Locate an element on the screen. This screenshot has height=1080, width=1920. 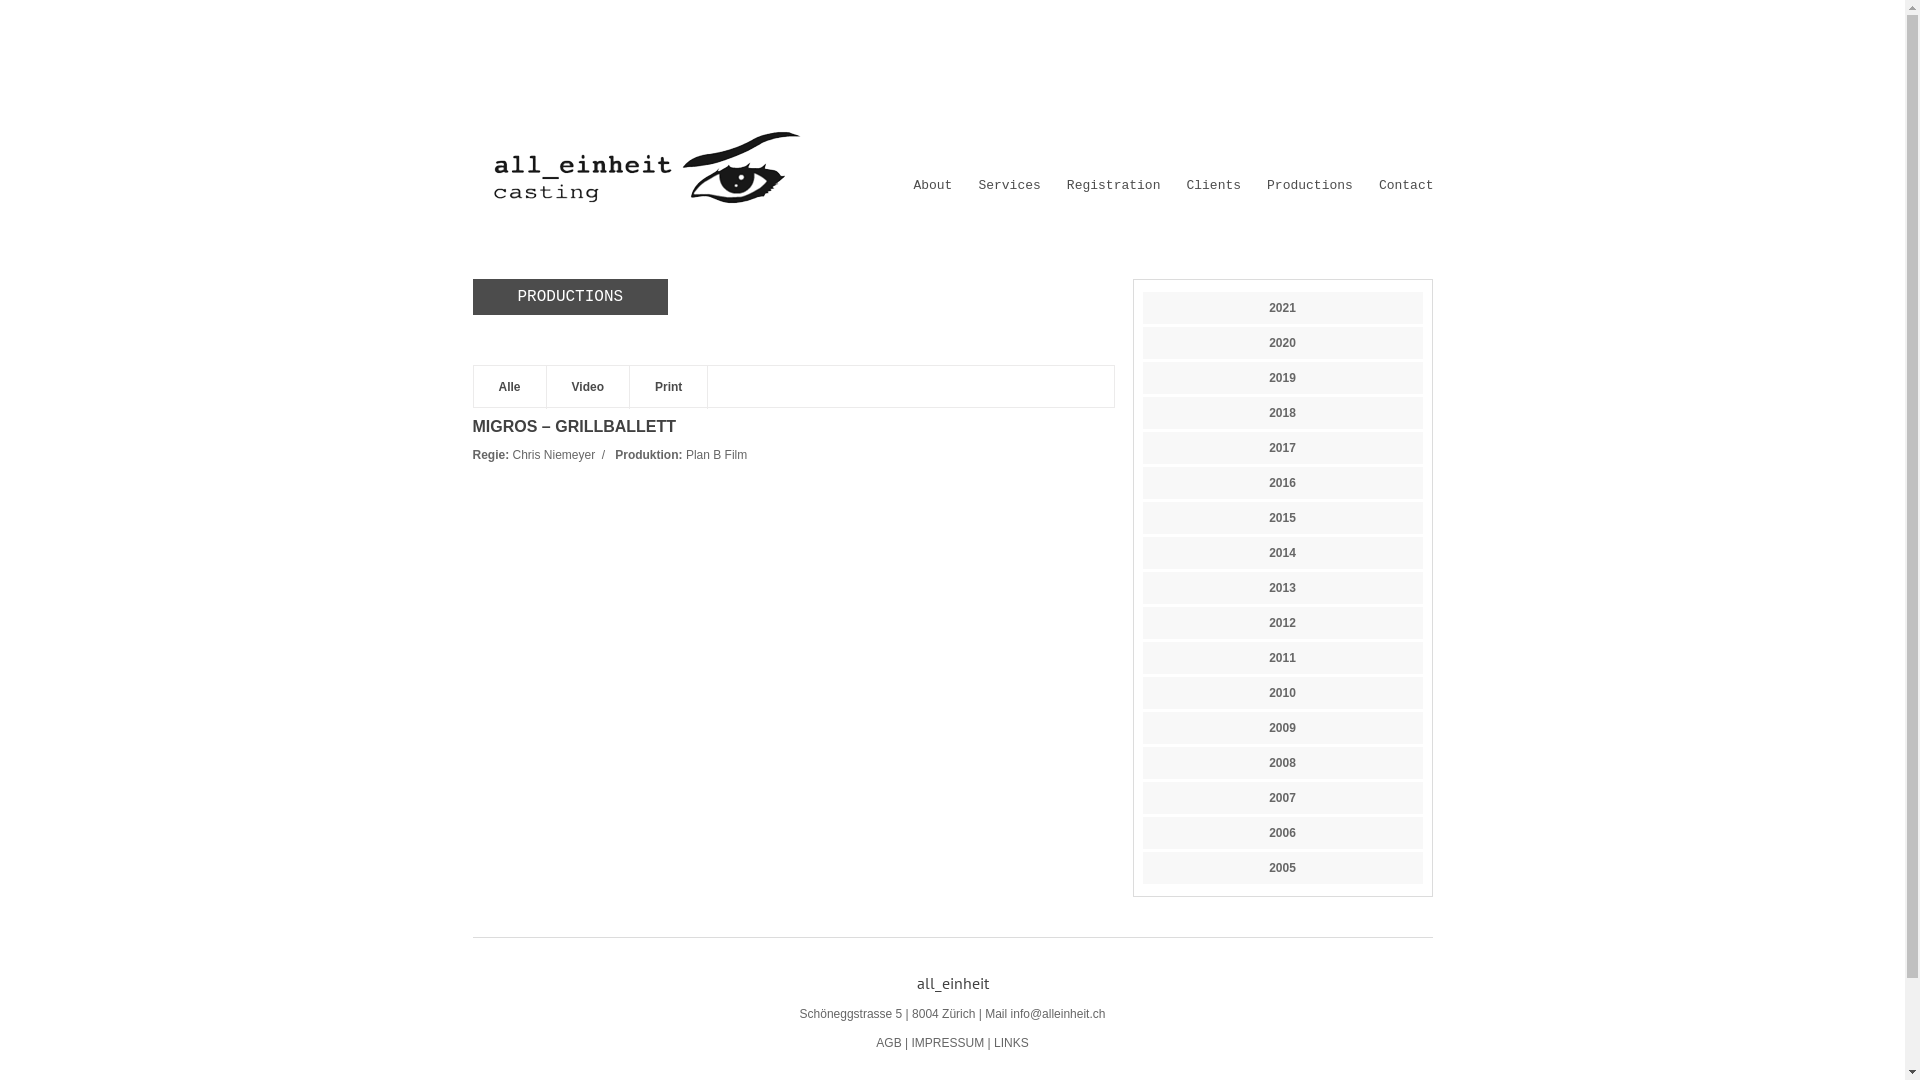
'2010' is located at coordinates (1281, 692).